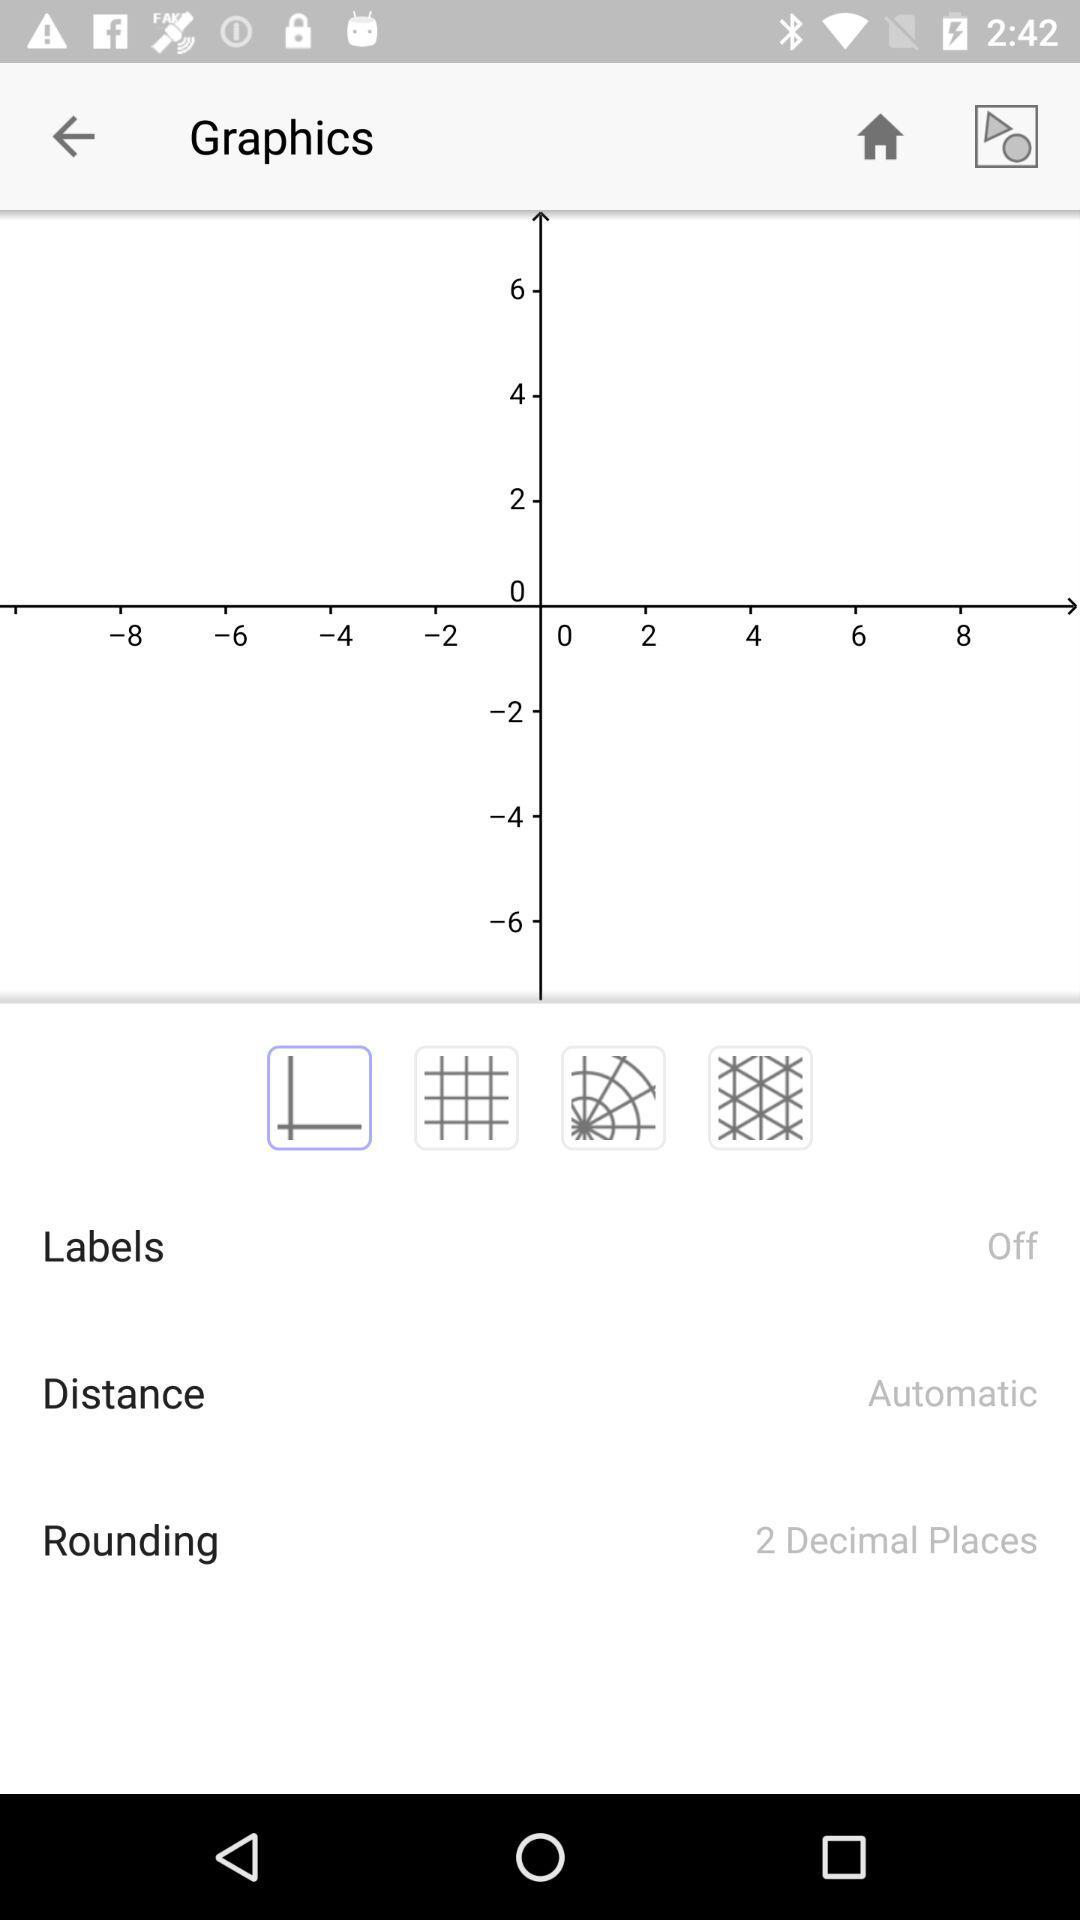 This screenshot has width=1080, height=1920. I want to click on the book icon, so click(318, 1097).